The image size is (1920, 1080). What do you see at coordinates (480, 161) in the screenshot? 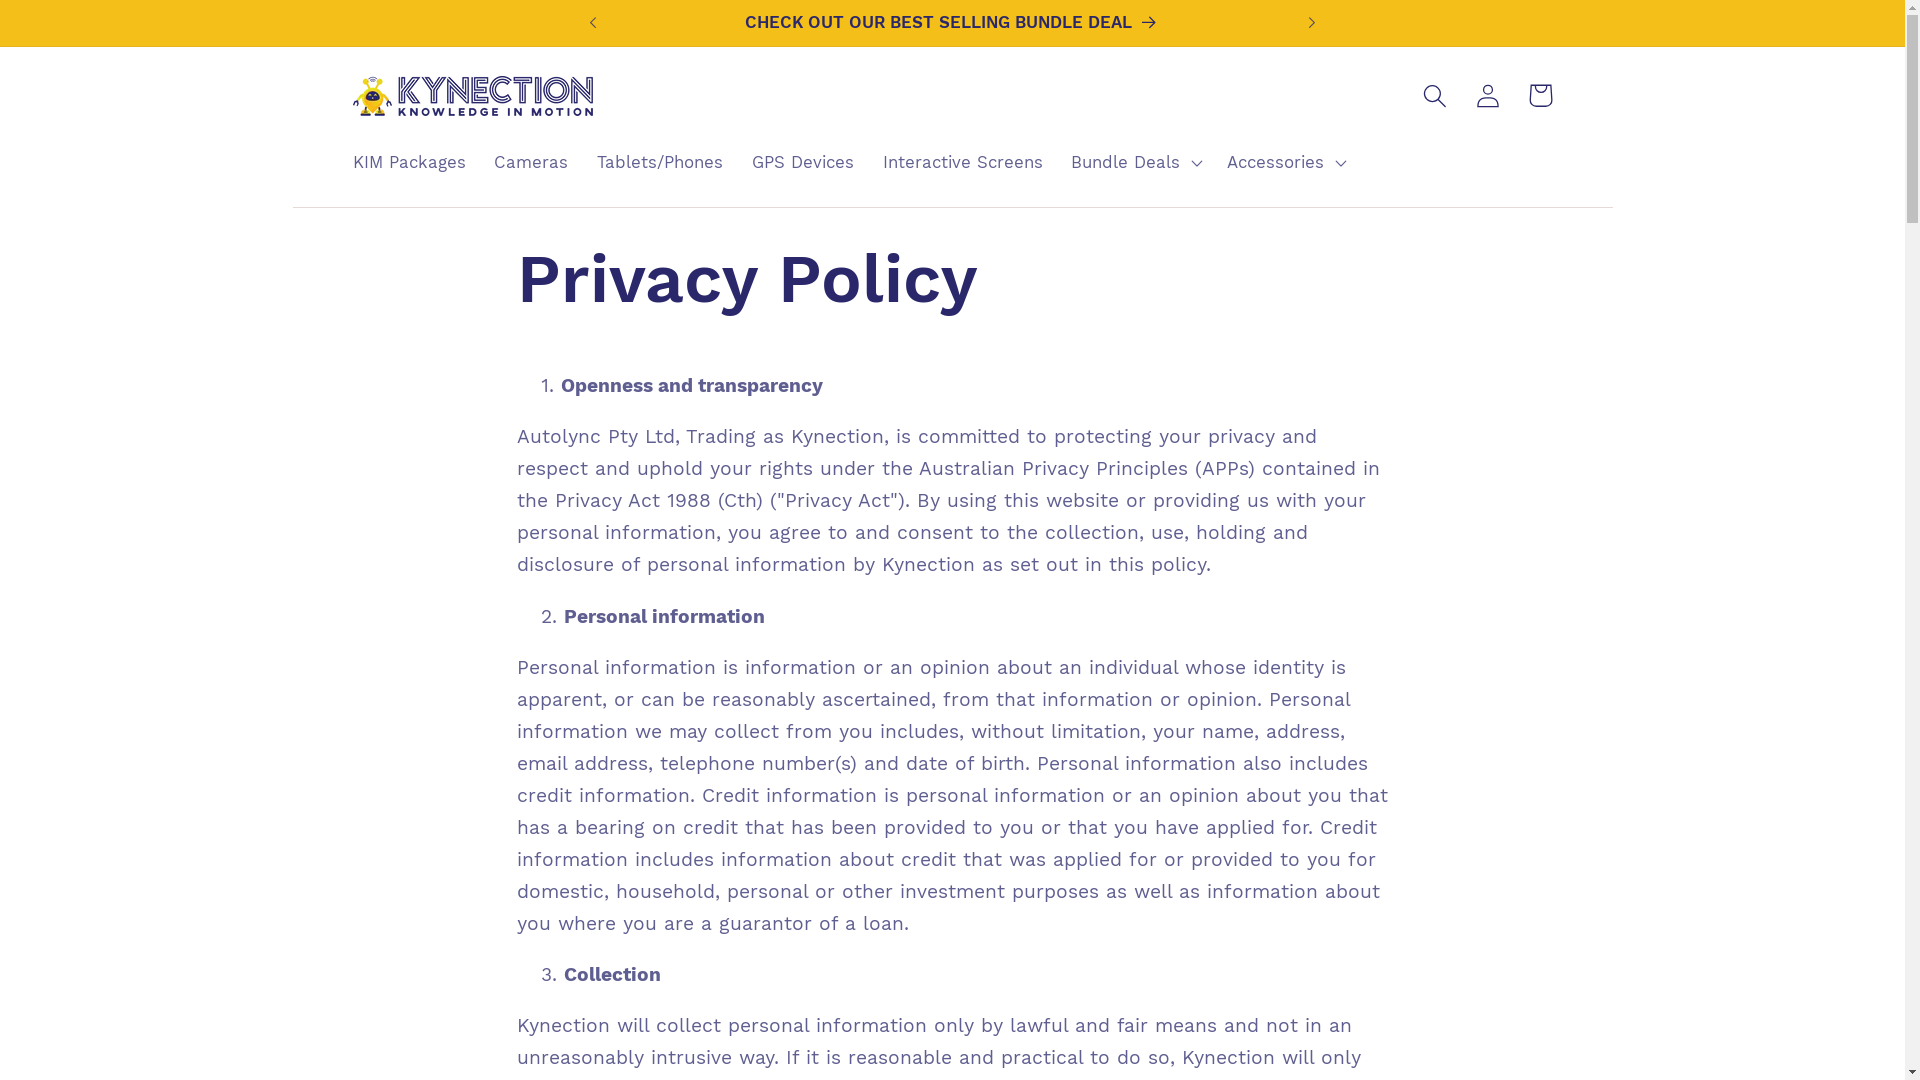
I see `'Cameras'` at bounding box center [480, 161].